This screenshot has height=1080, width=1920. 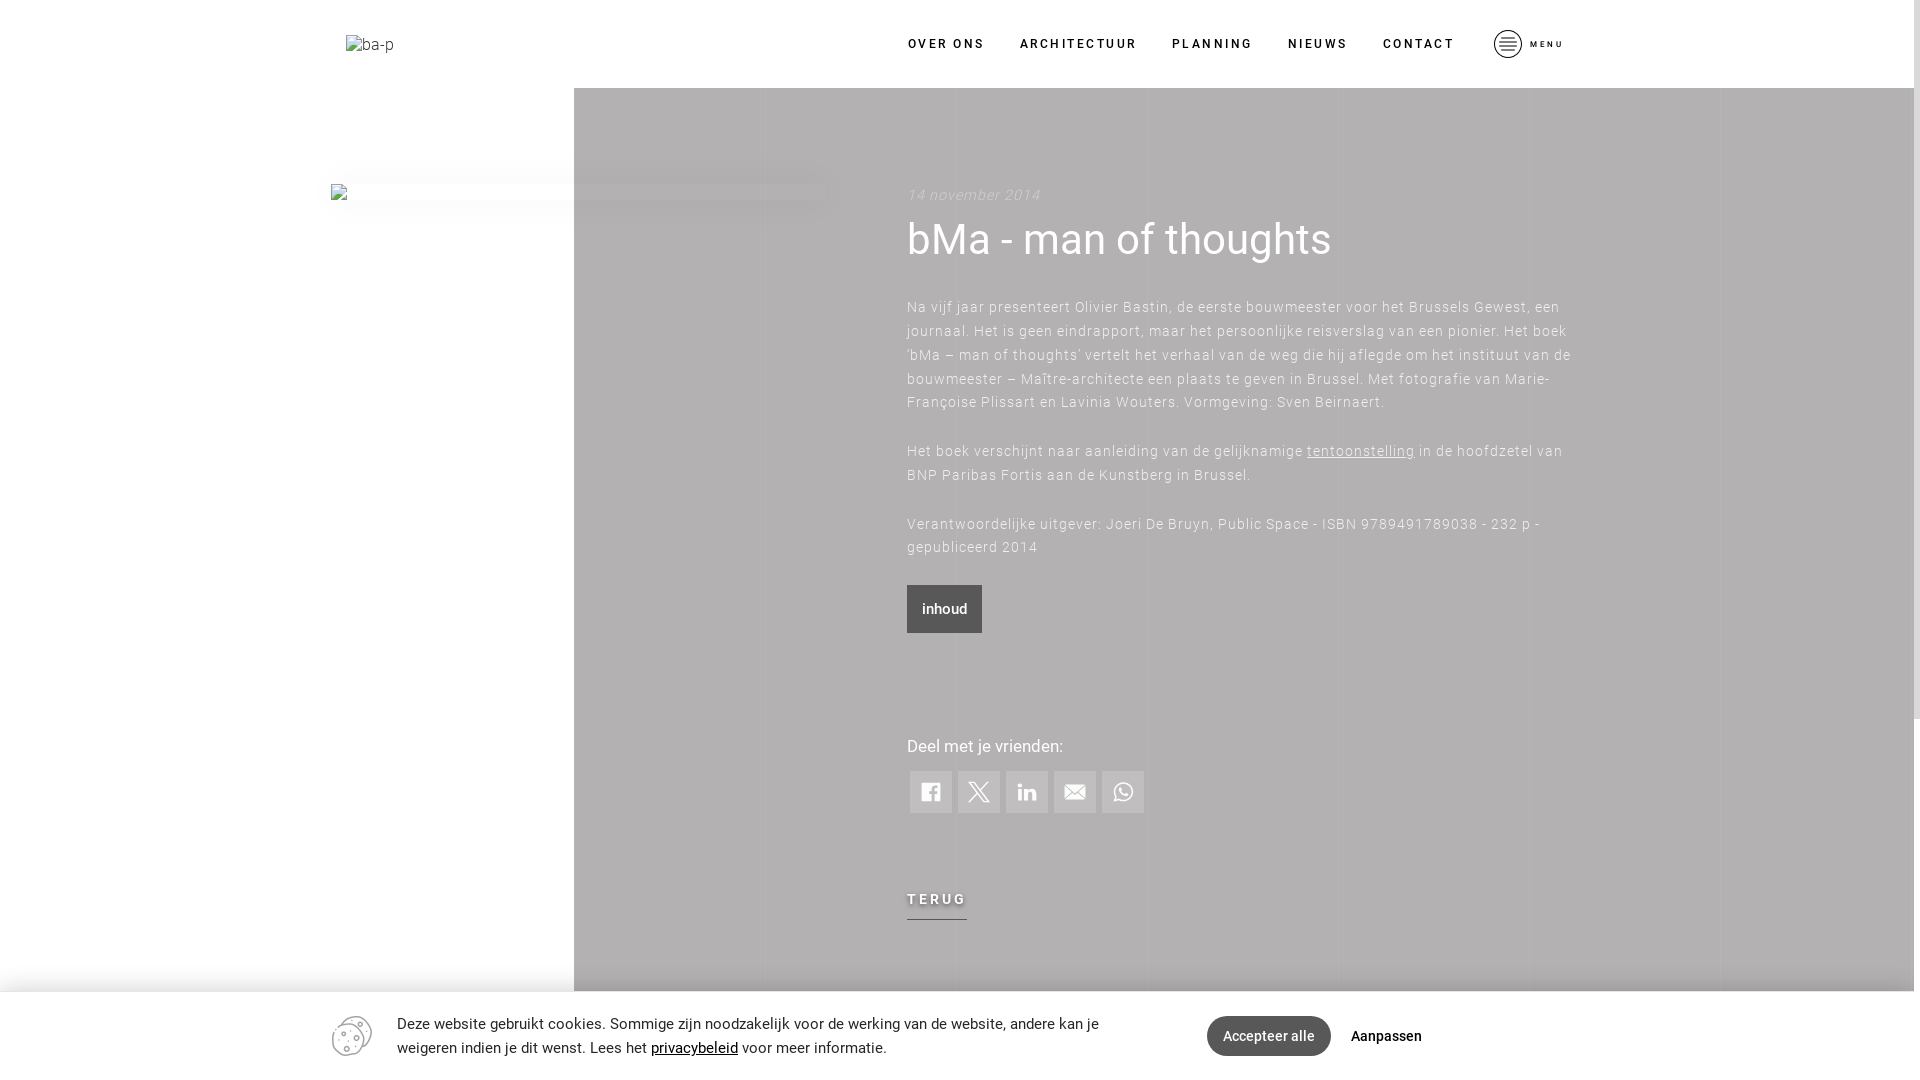 I want to click on 'NIEUWS', so click(x=1318, y=43).